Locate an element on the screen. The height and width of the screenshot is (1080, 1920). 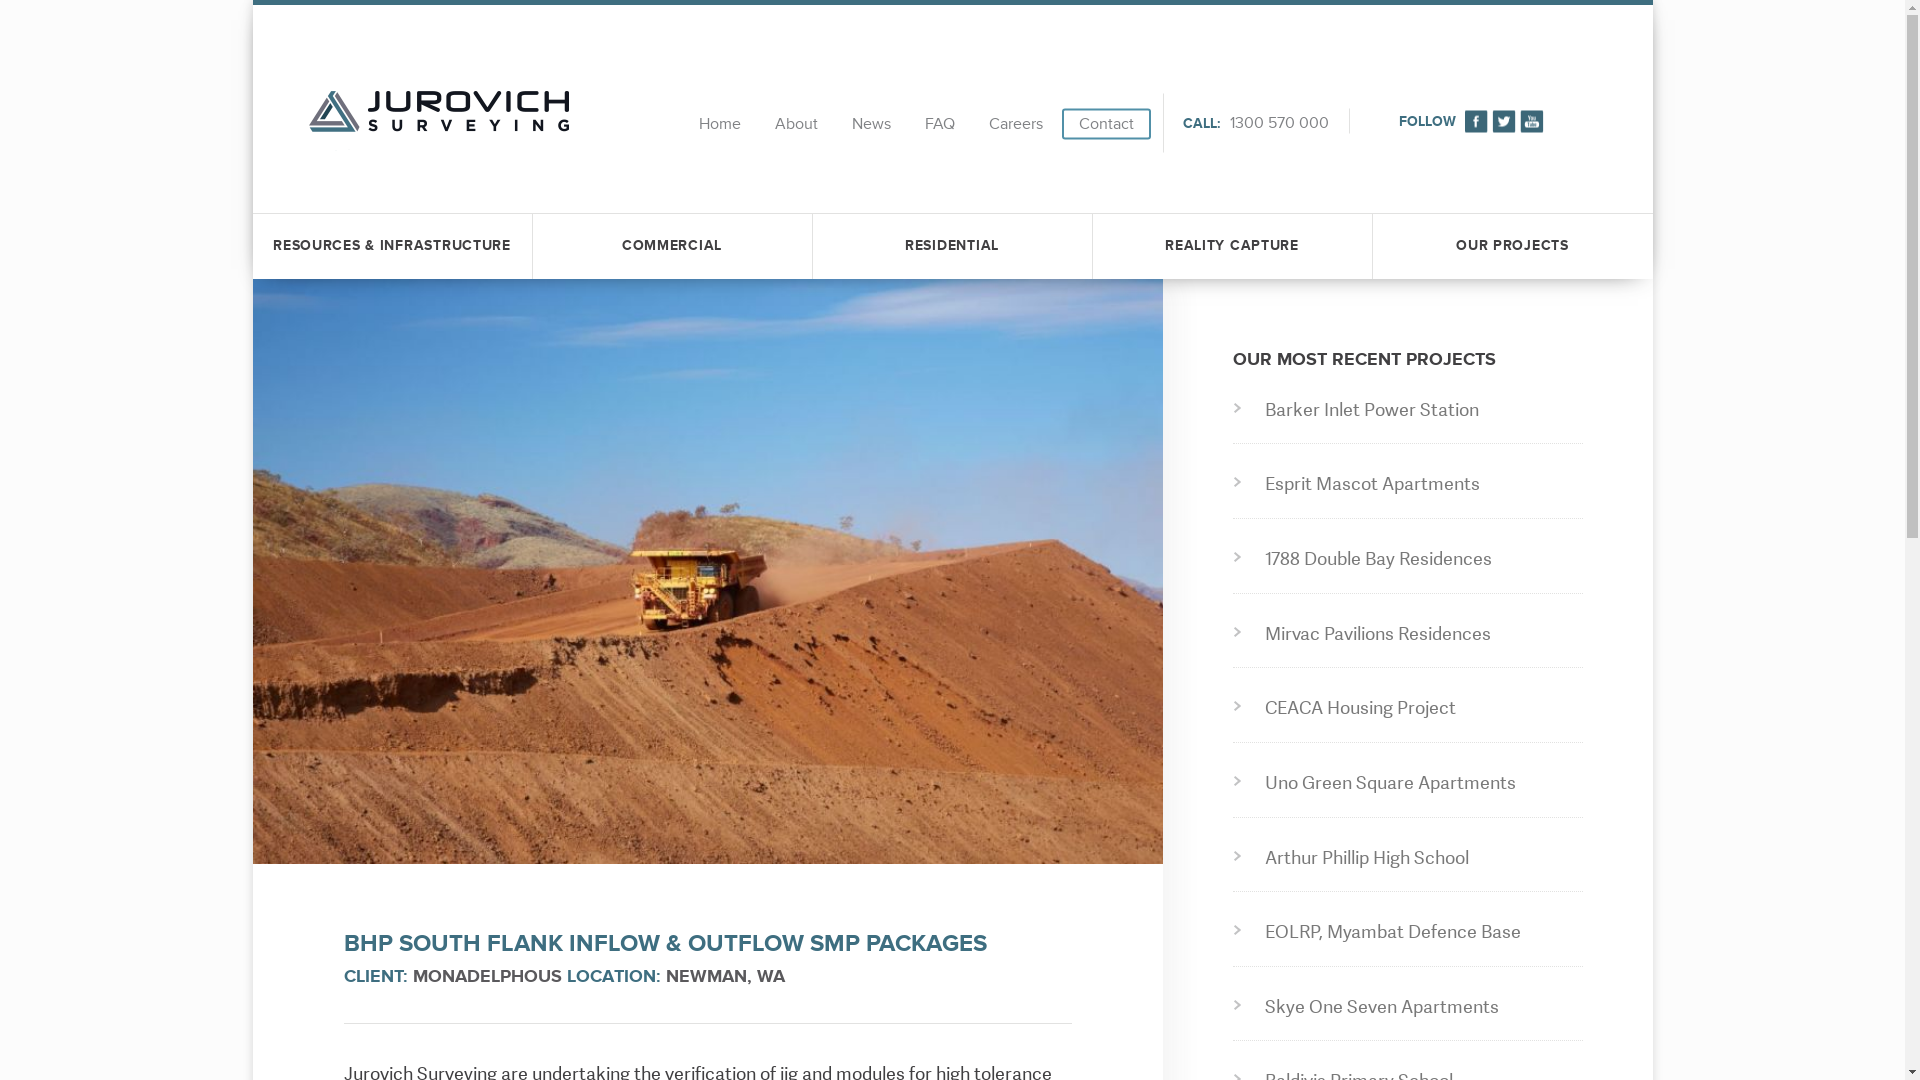
'Mirvac Pavilions Residences' is located at coordinates (1411, 634).